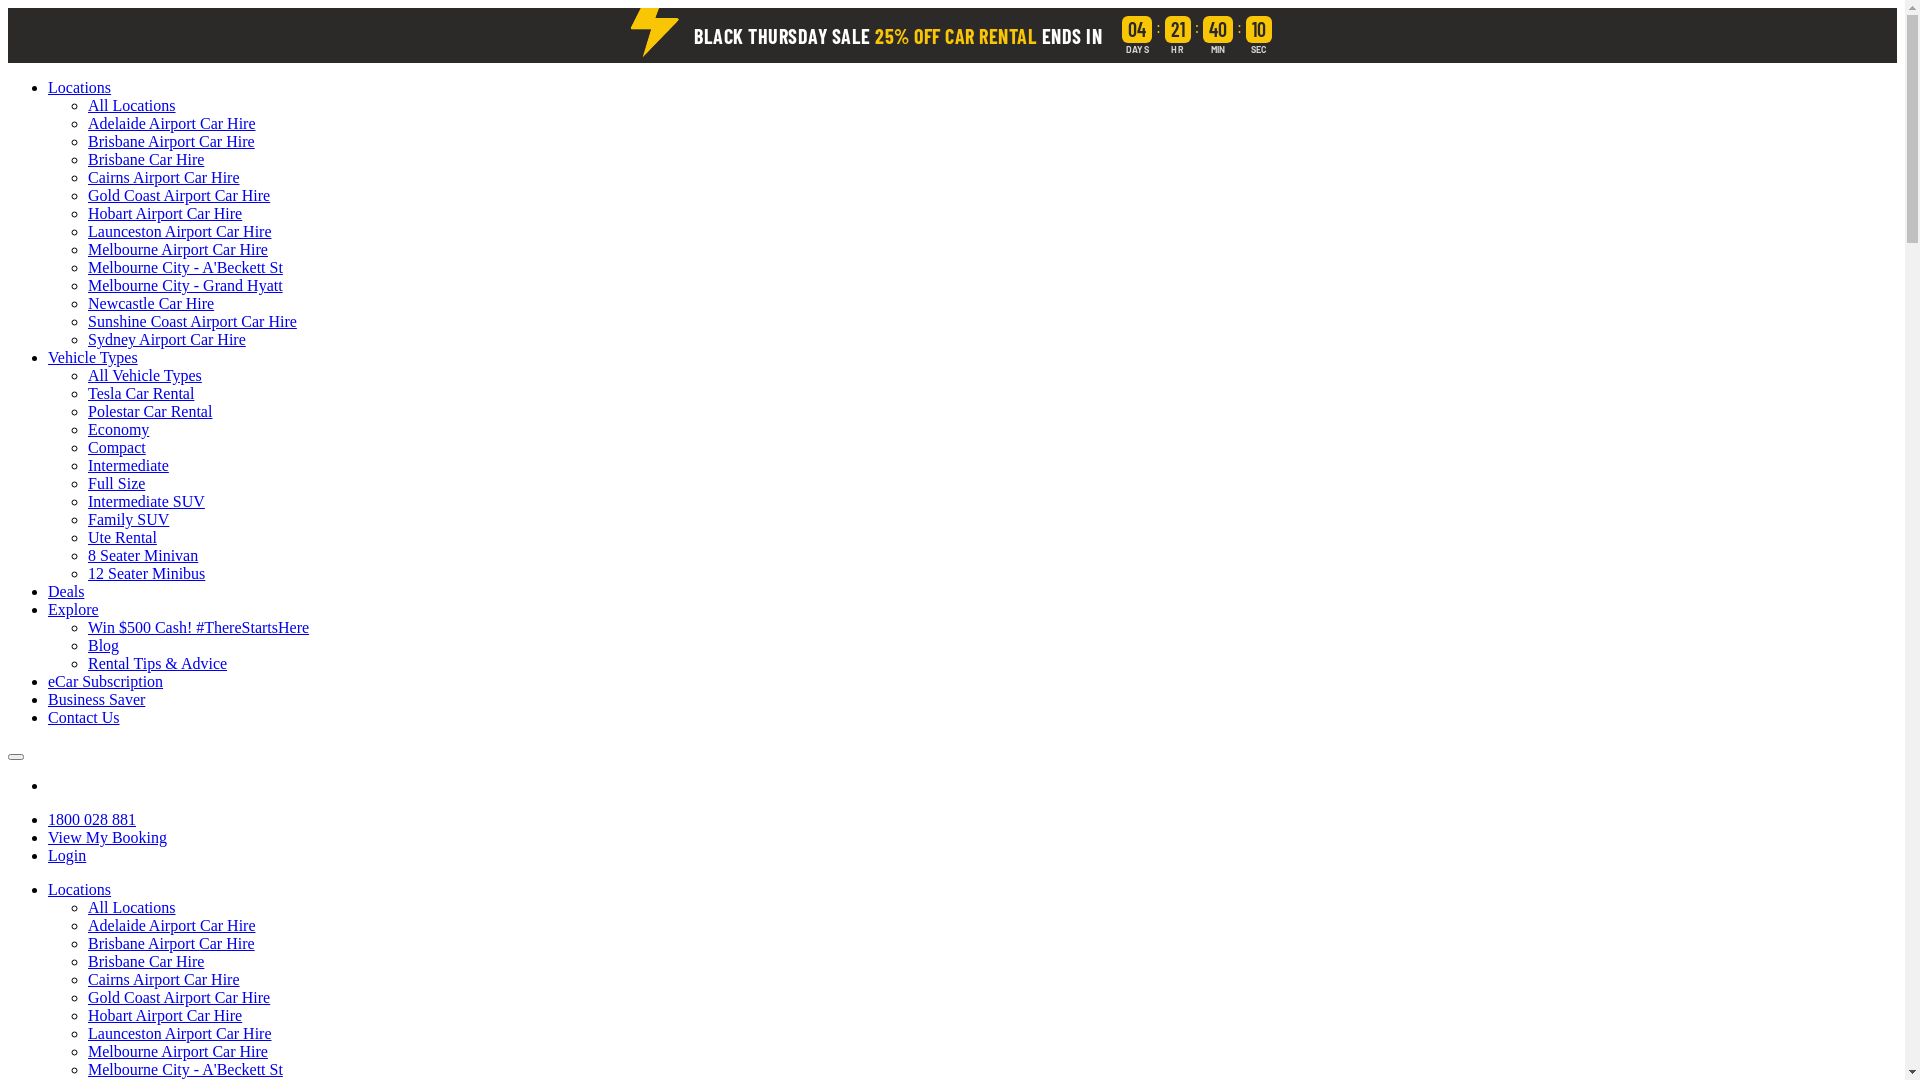  I want to click on '8 Seater Minivan', so click(142, 555).